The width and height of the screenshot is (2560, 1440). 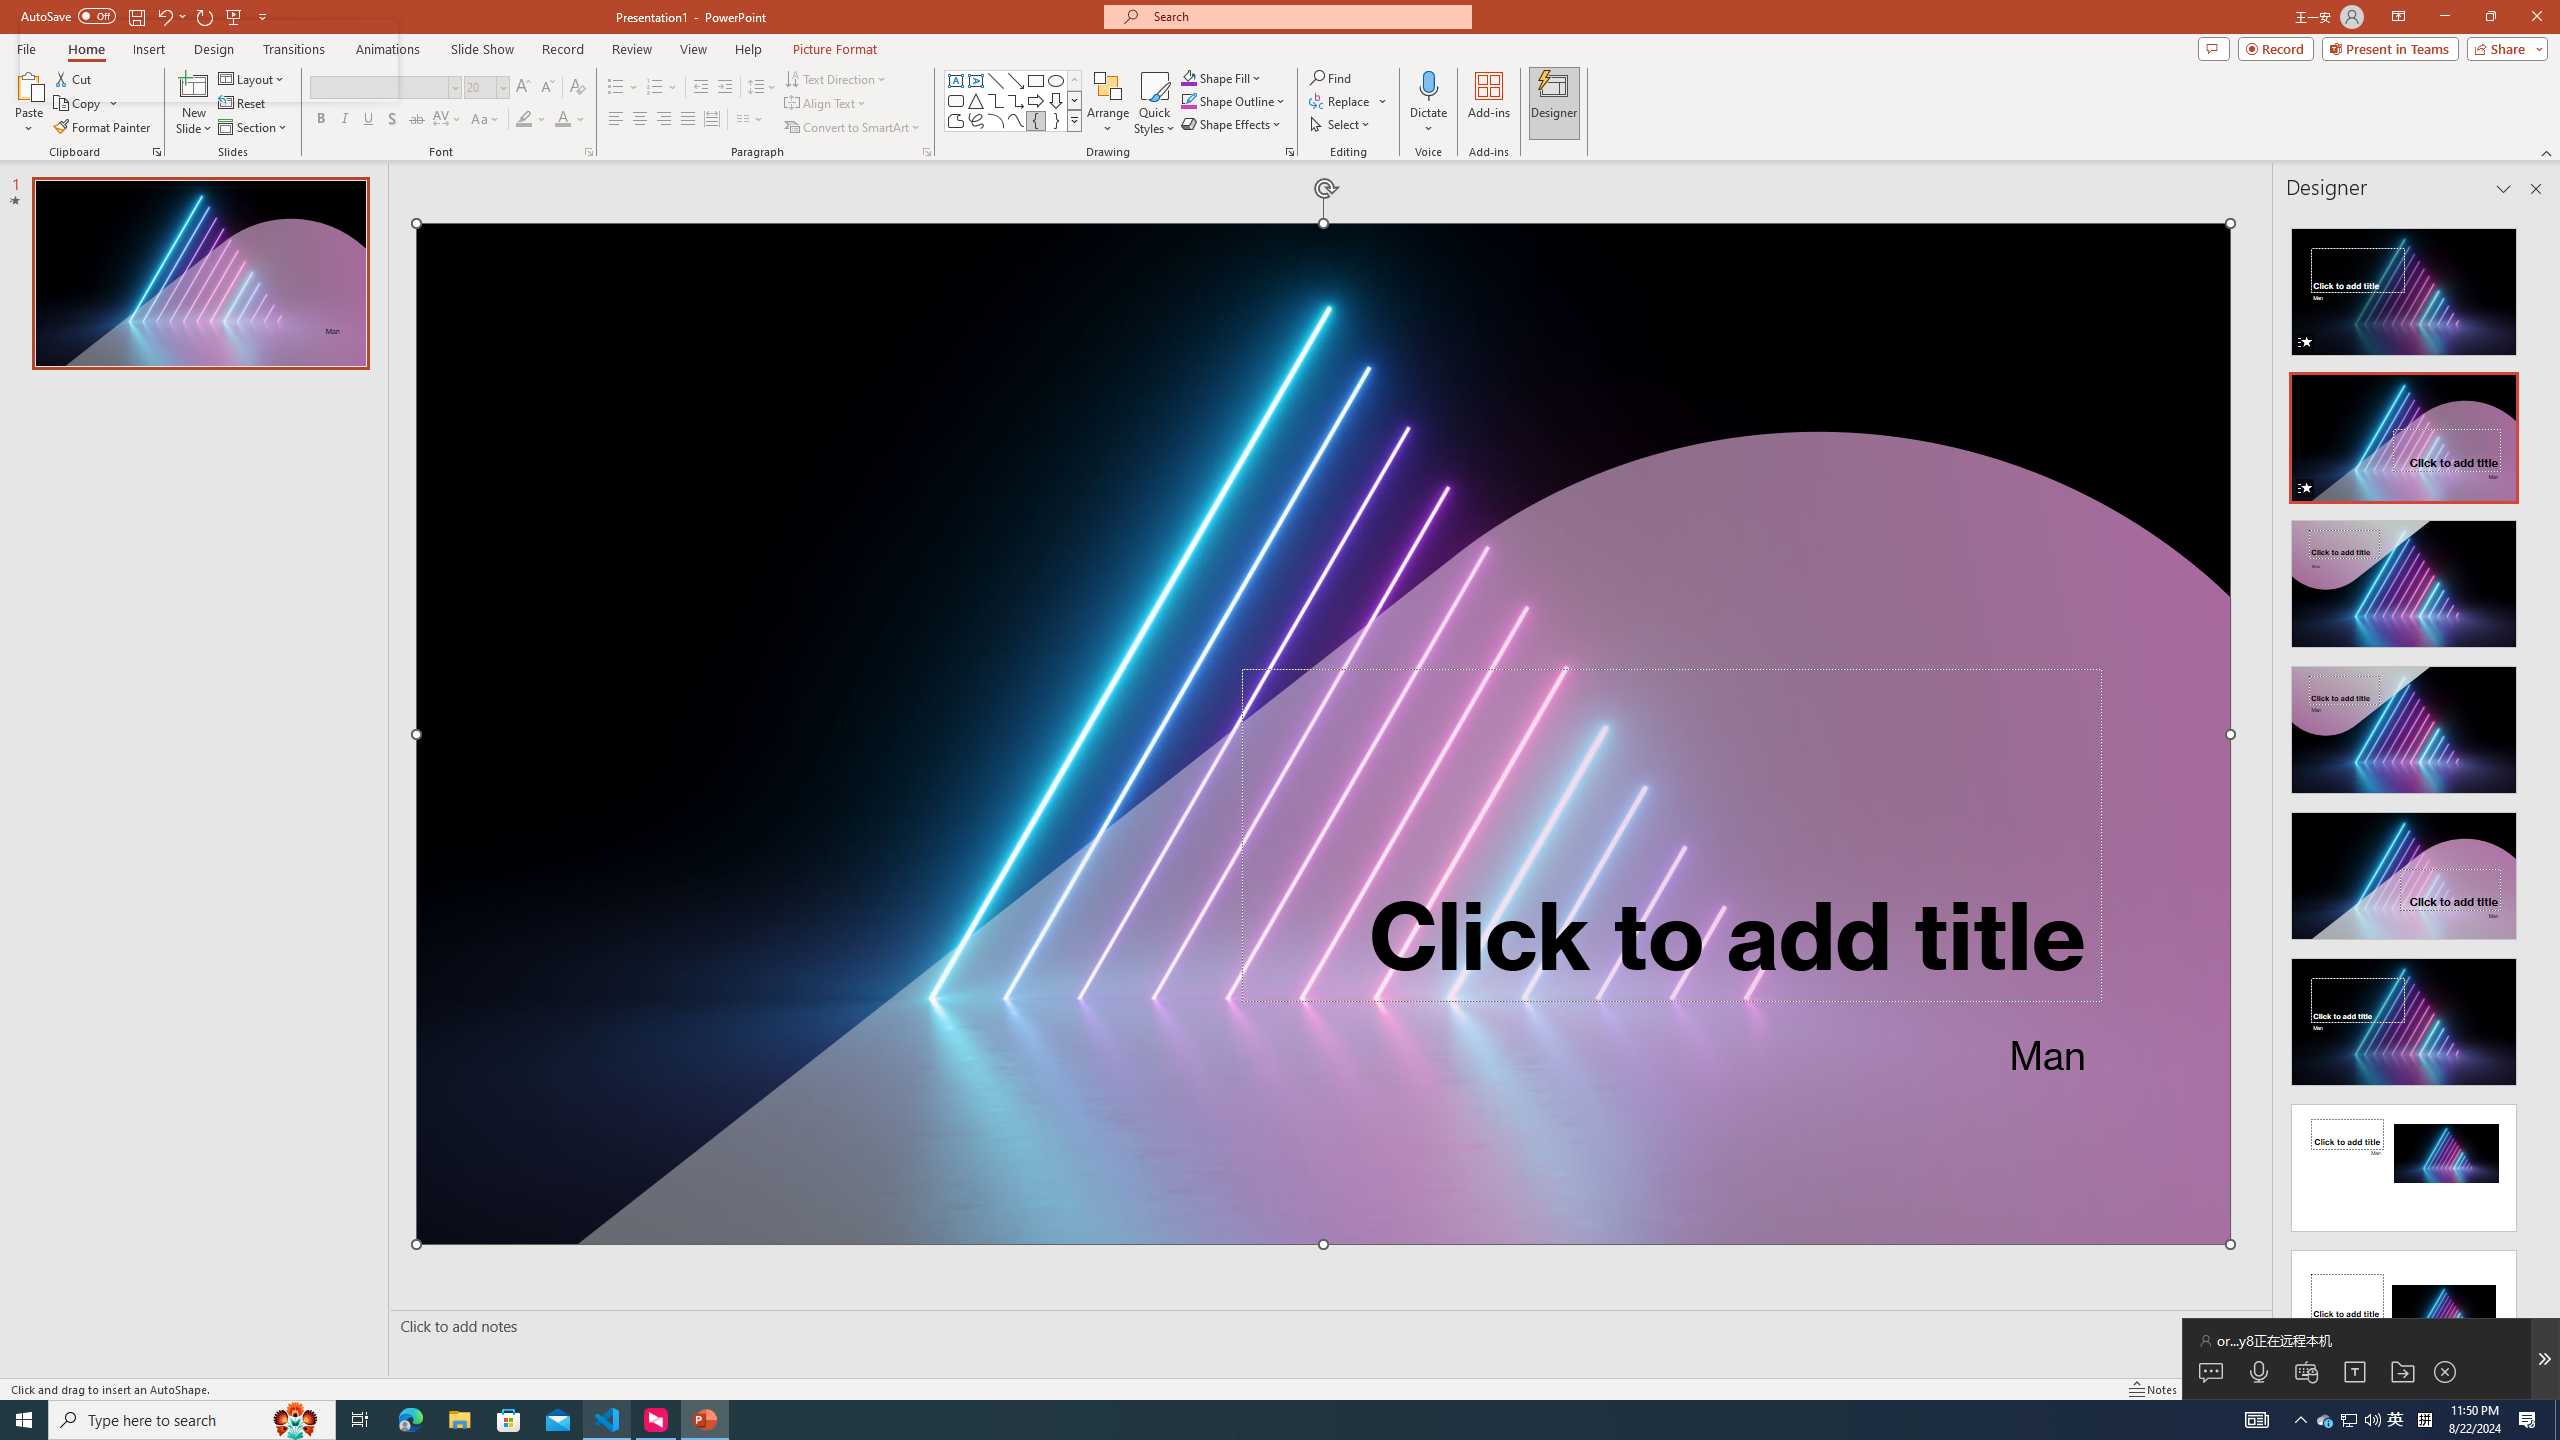 What do you see at coordinates (293, 49) in the screenshot?
I see `'Transitions'` at bounding box center [293, 49].